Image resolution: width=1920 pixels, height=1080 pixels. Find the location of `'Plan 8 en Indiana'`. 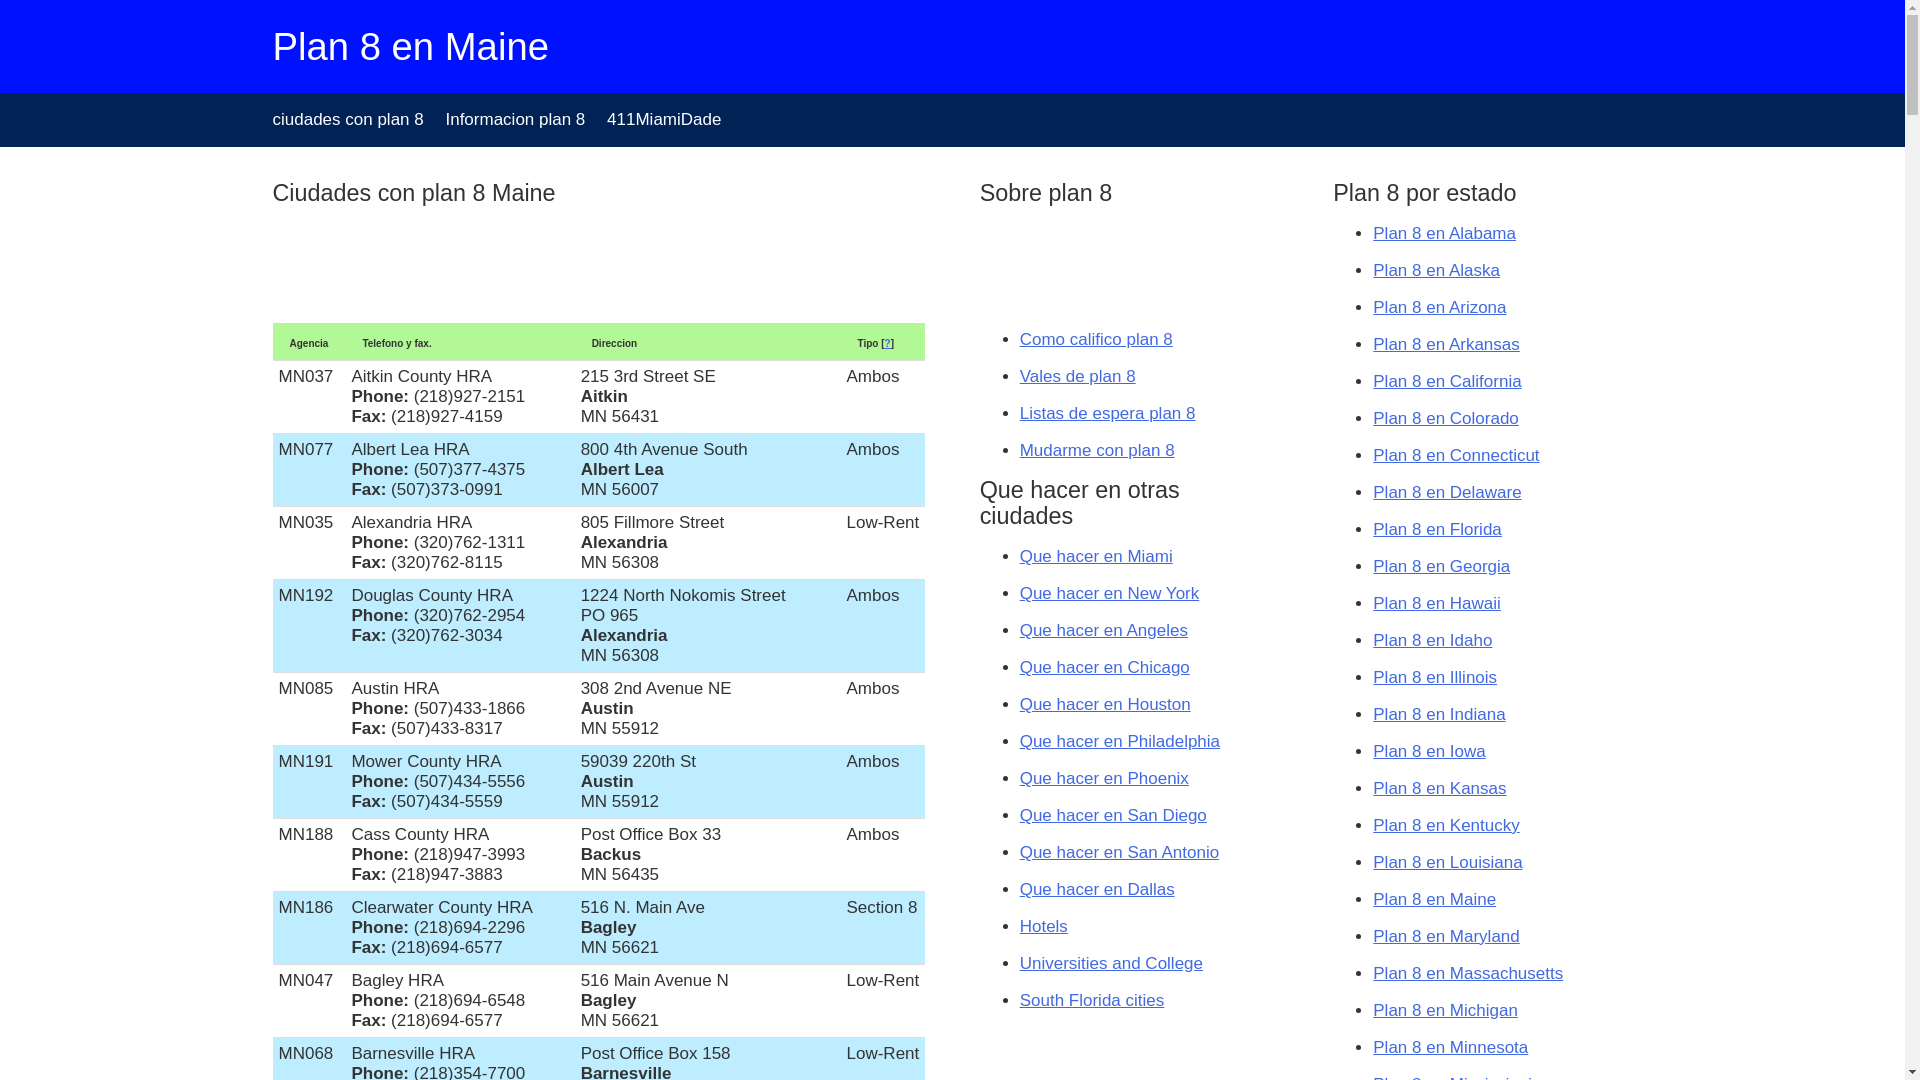

'Plan 8 en Indiana' is located at coordinates (1438, 713).